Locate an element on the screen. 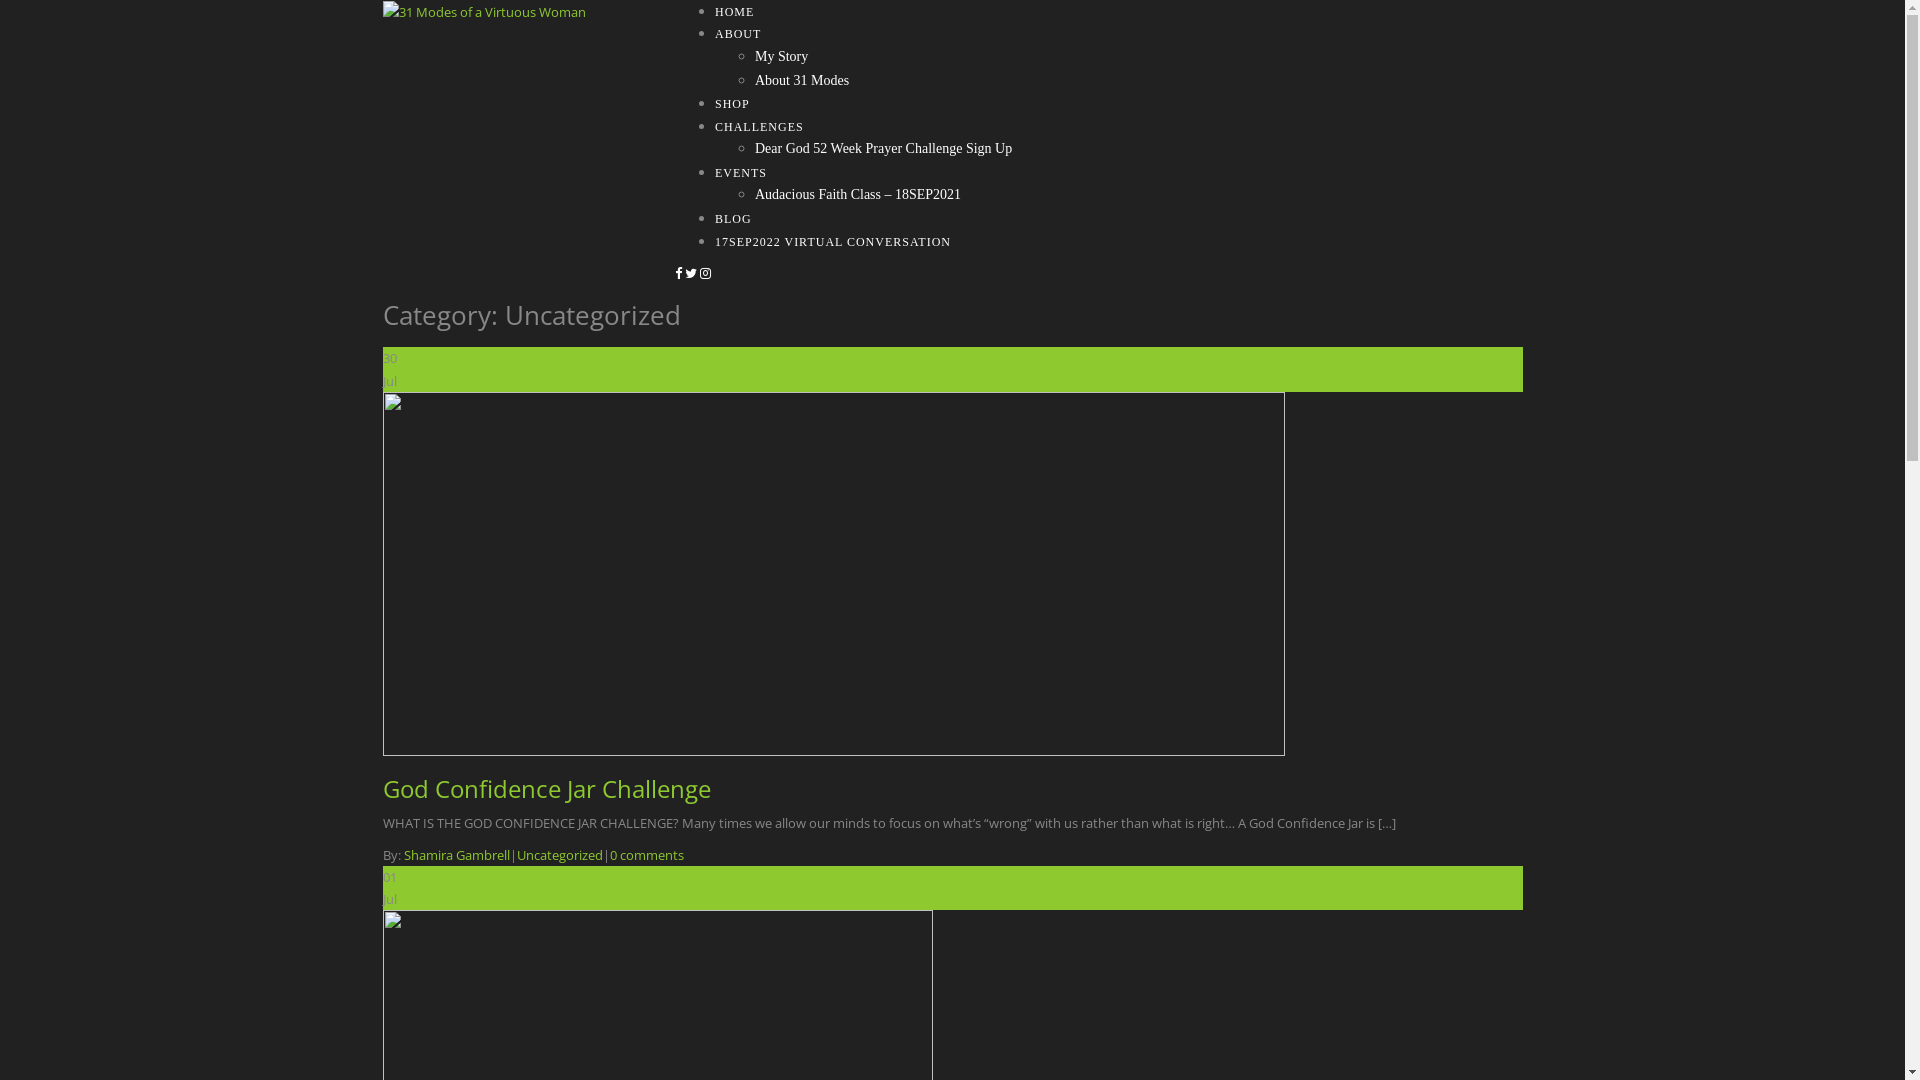  'Dear God 52 Week Prayer Challenge Sign Up' is located at coordinates (882, 147).